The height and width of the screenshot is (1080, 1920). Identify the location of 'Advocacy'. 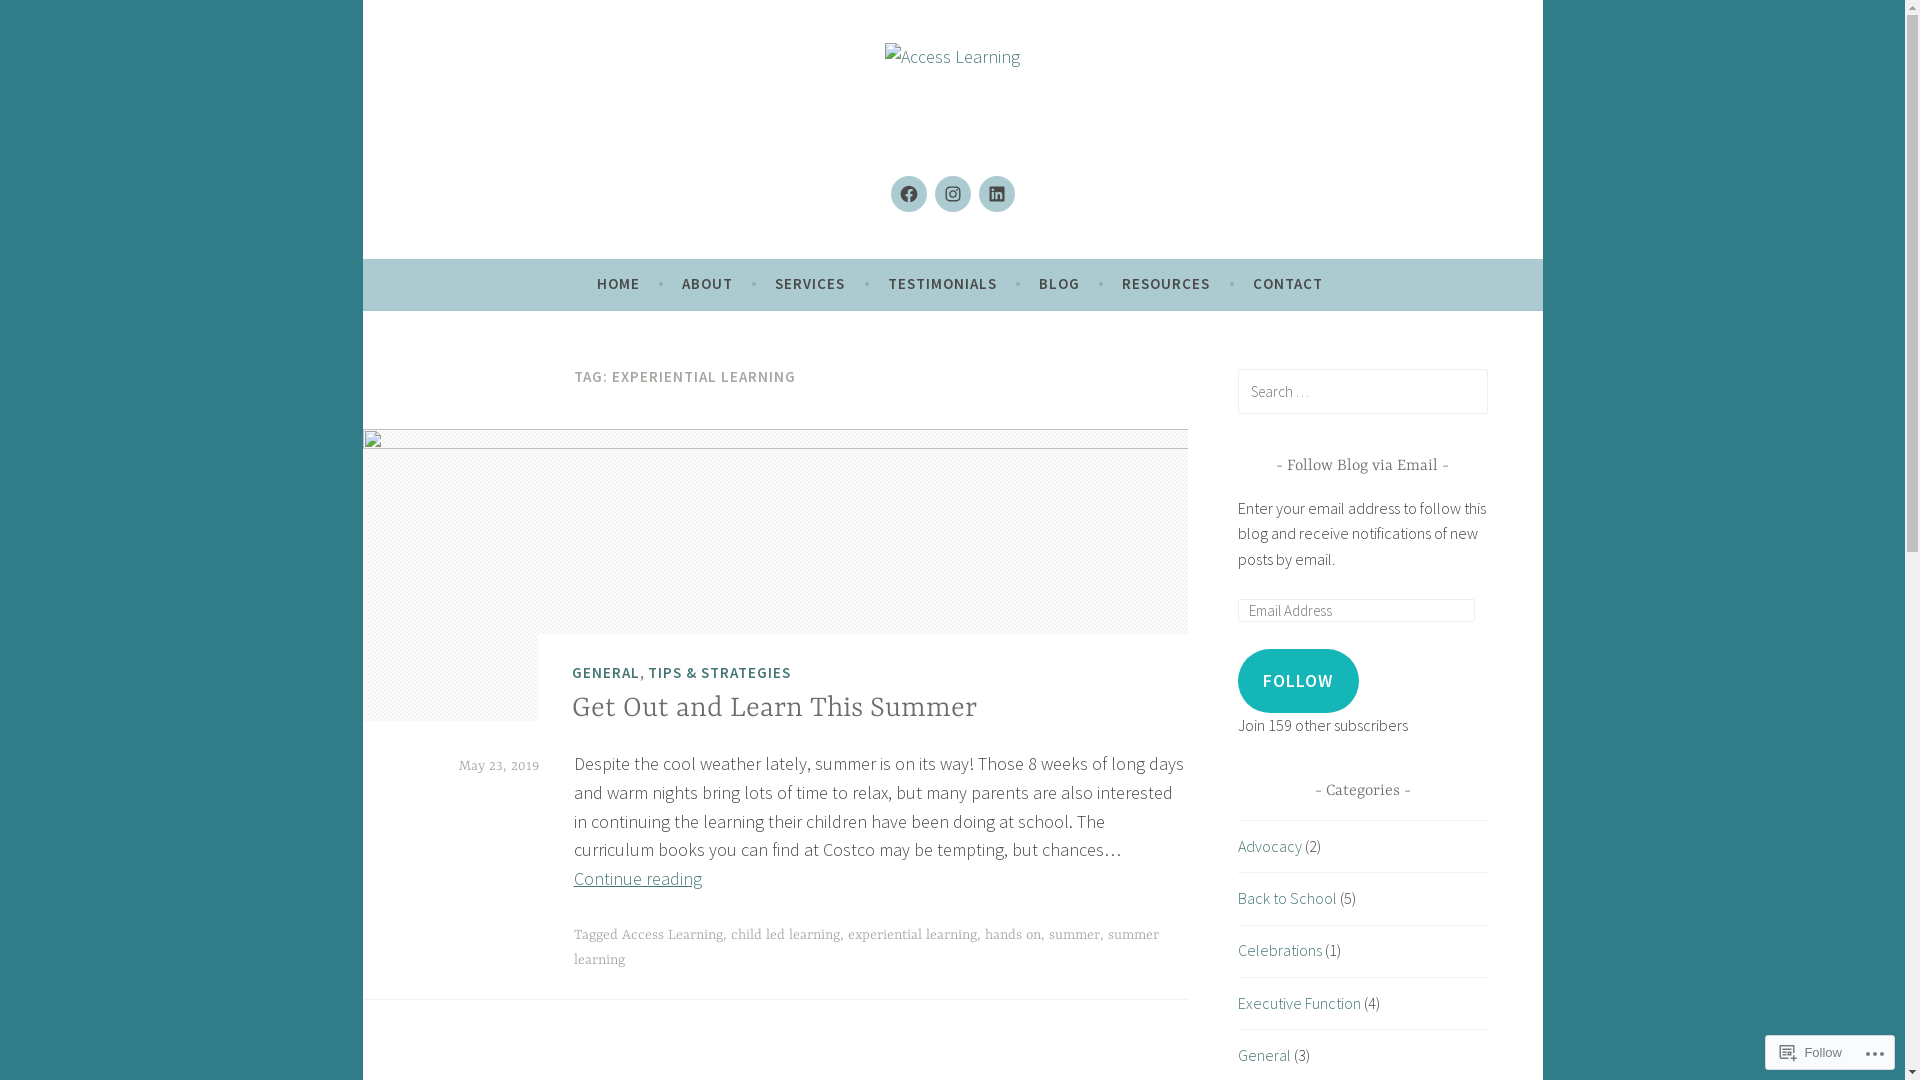
(1269, 845).